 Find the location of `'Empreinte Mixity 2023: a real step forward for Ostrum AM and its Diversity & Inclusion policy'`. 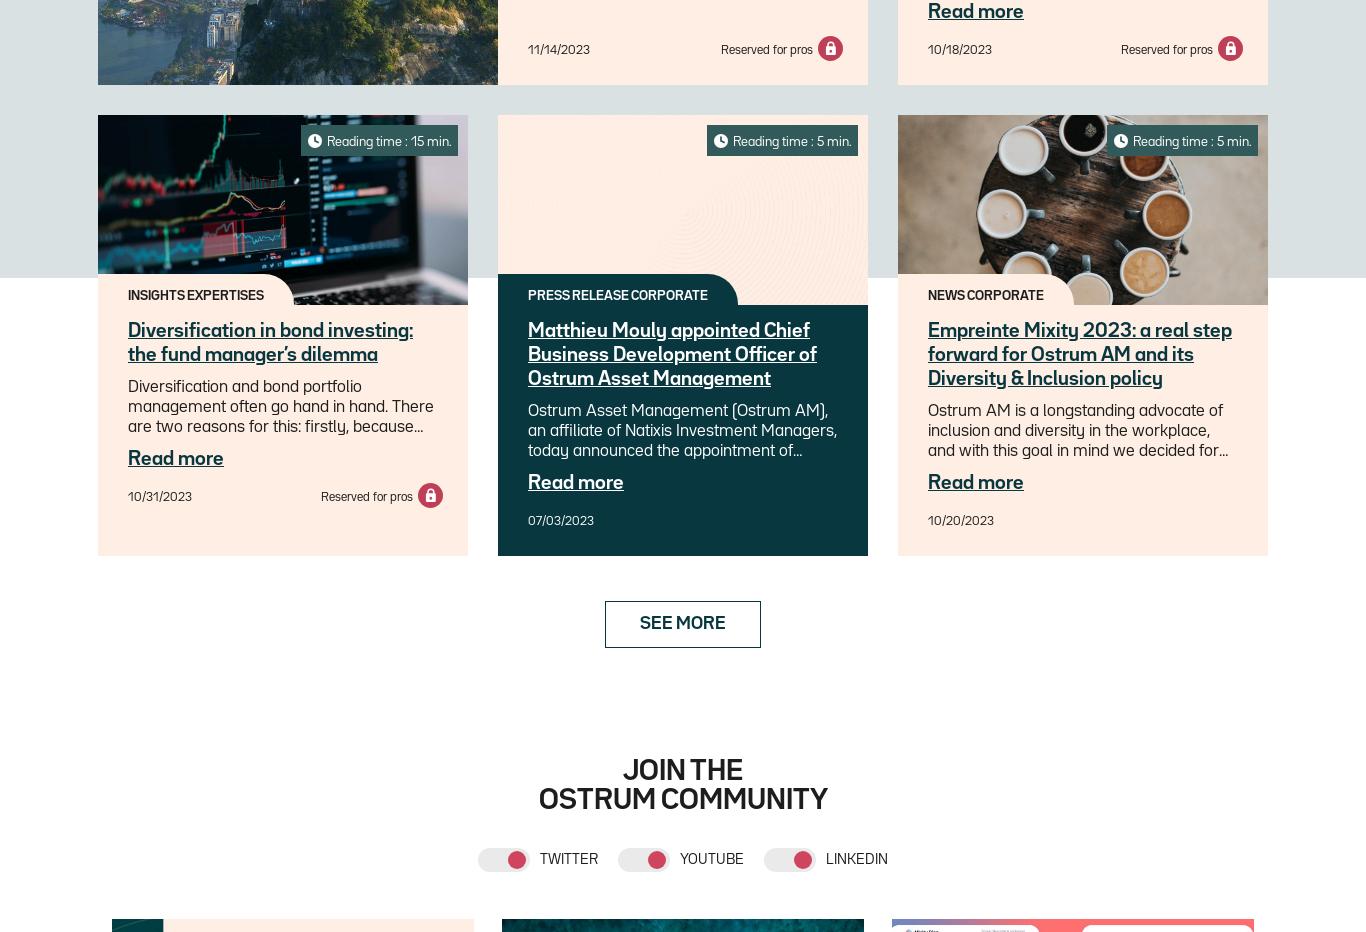

'Empreinte Mixity 2023: a real step forward for Ostrum AM and its Diversity & Inclusion policy' is located at coordinates (928, 353).